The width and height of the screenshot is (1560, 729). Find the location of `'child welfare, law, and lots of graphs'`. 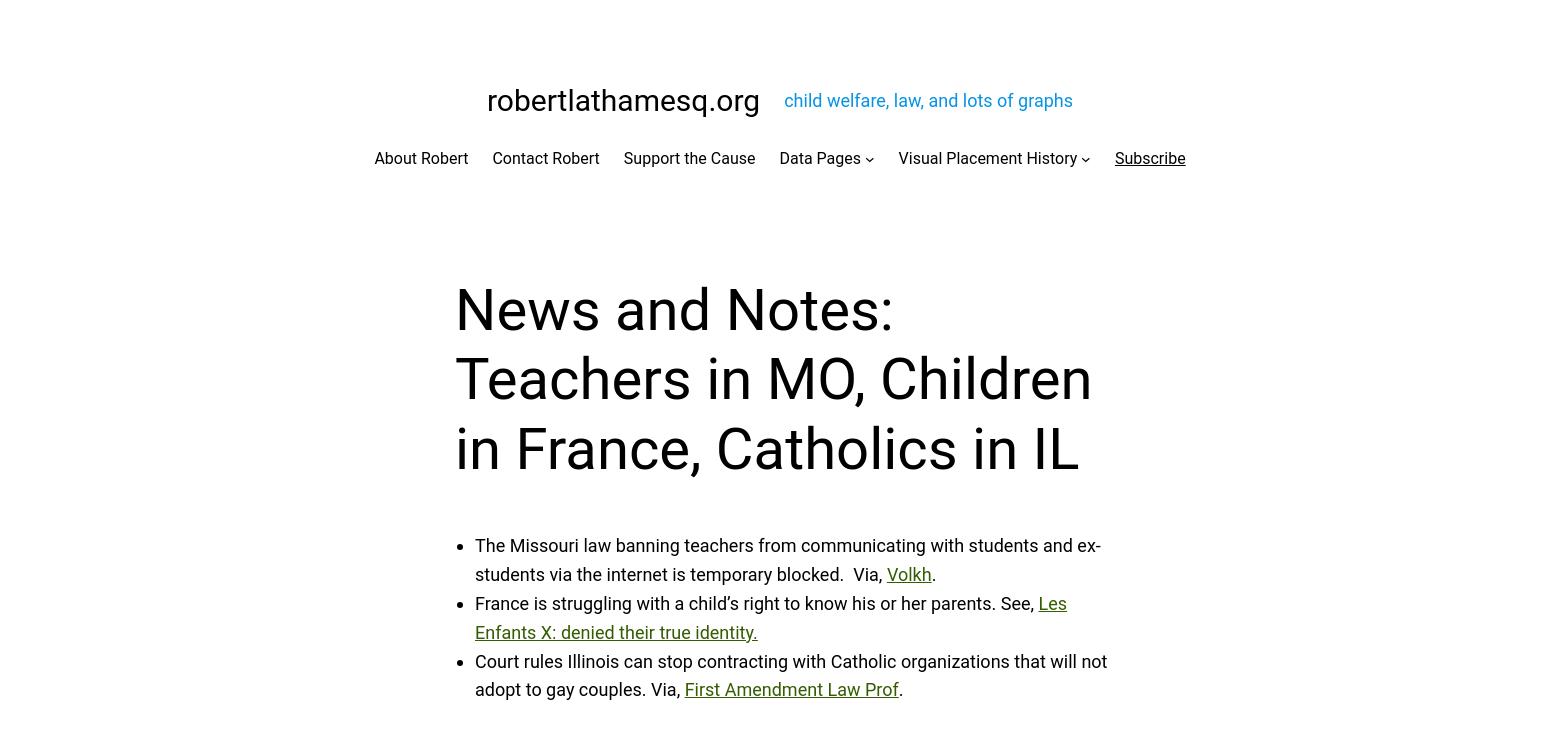

'child welfare, law, and lots of graphs' is located at coordinates (784, 98).